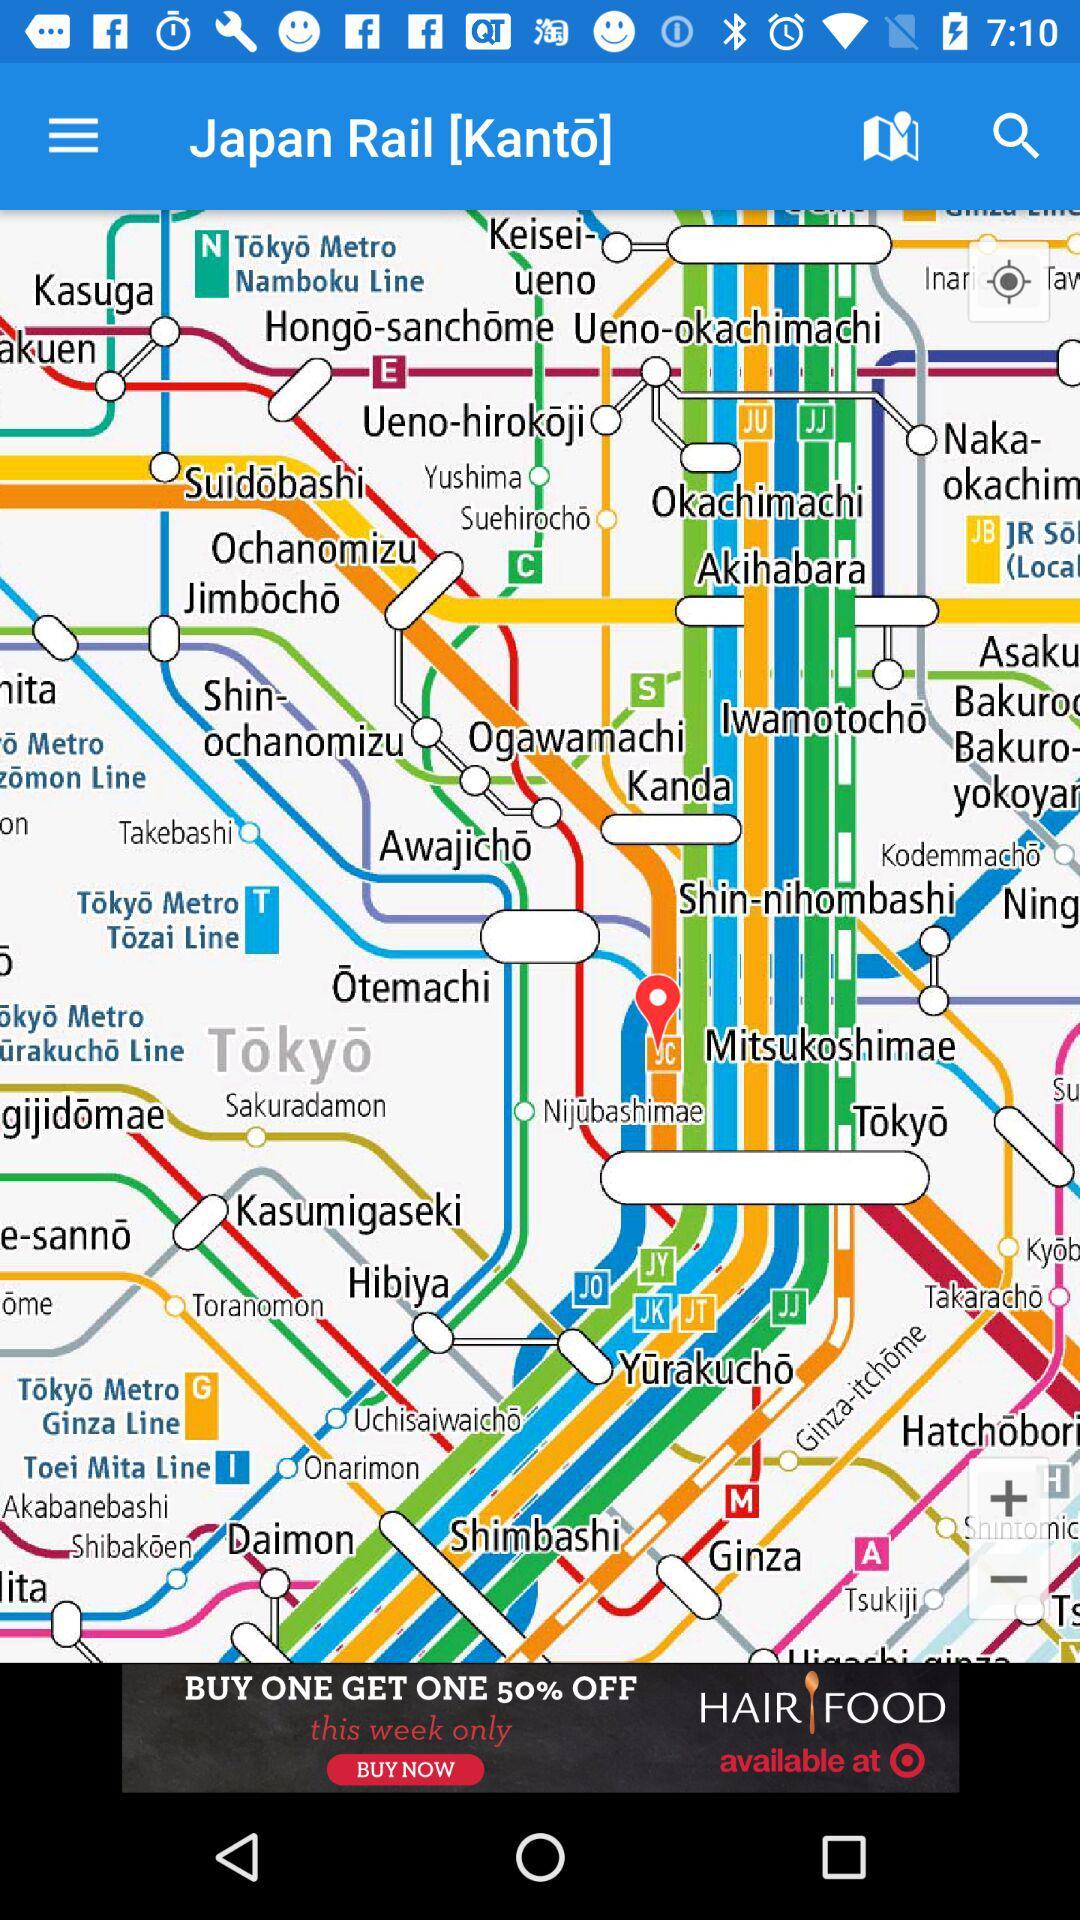 This screenshot has height=1920, width=1080. What do you see at coordinates (540, 1727) in the screenshot?
I see `open this advertisement` at bounding box center [540, 1727].